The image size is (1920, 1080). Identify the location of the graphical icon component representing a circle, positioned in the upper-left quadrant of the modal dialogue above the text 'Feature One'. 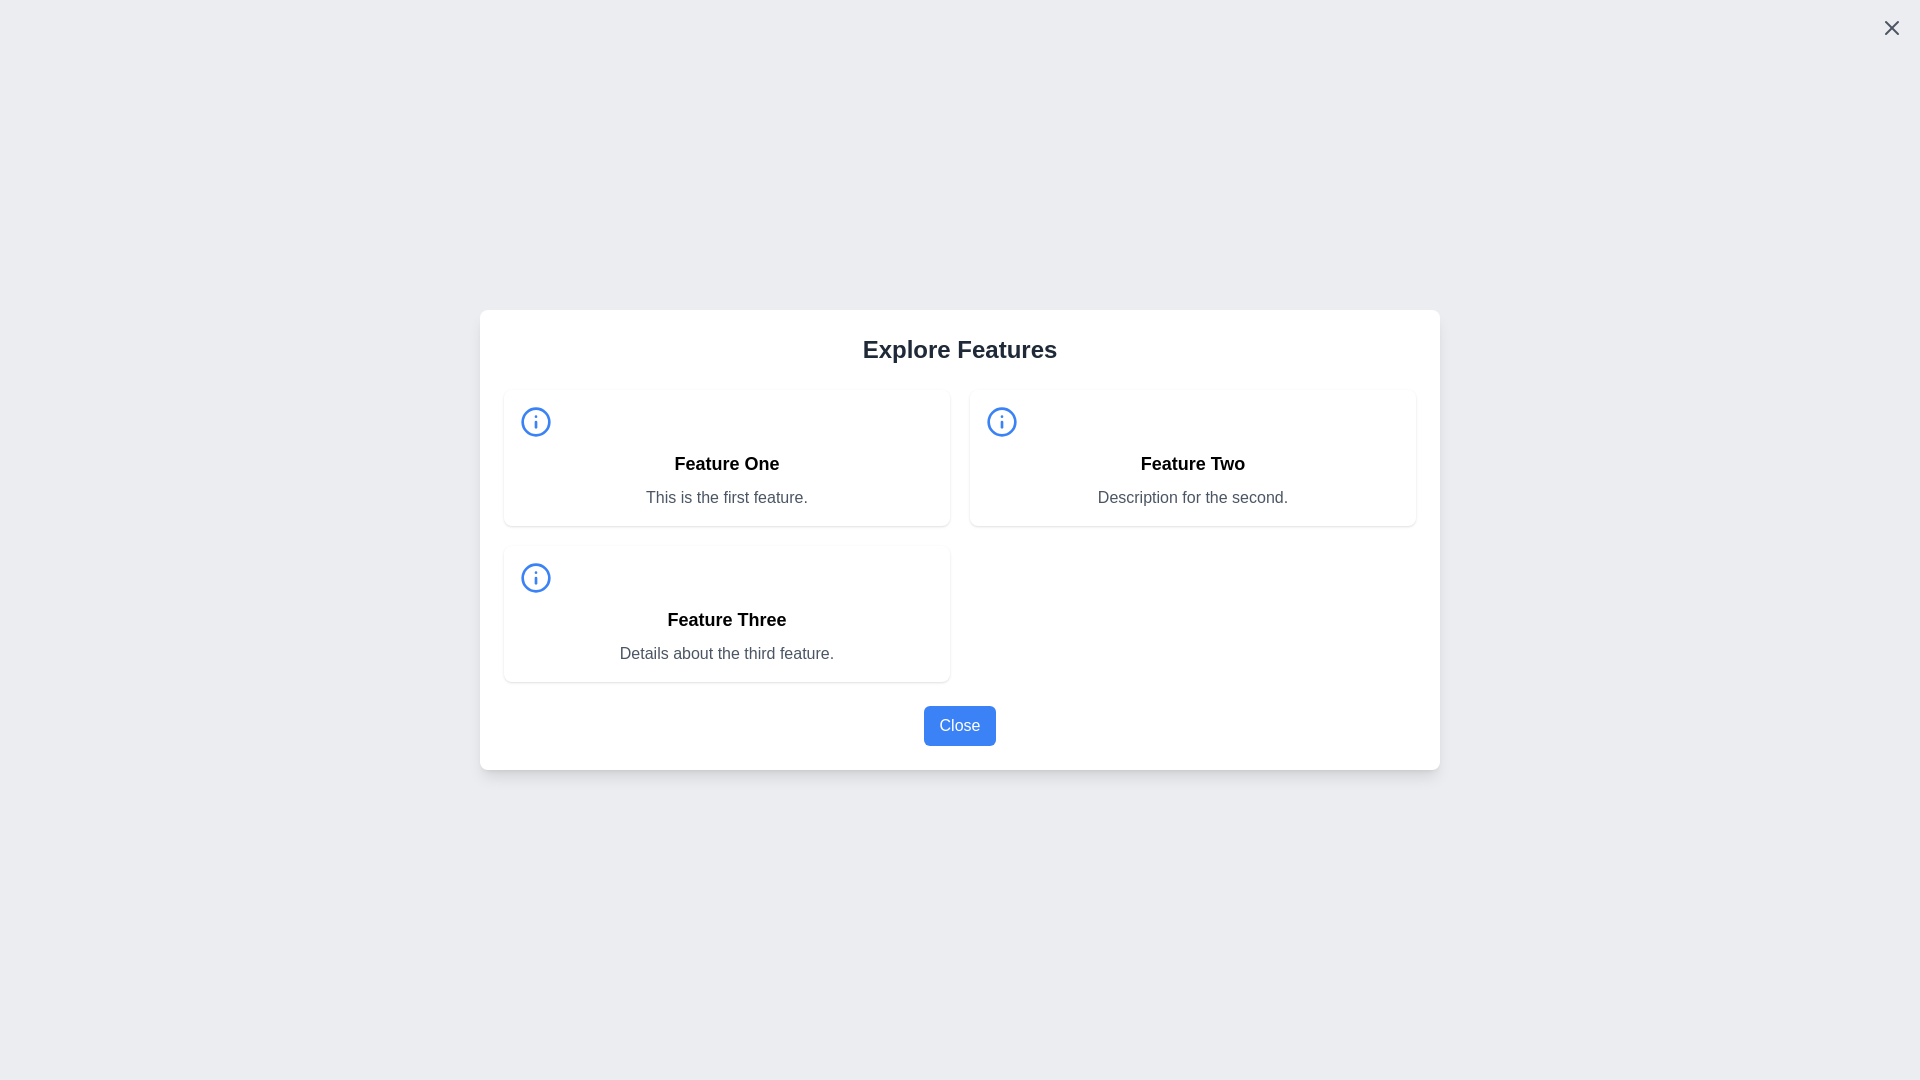
(536, 420).